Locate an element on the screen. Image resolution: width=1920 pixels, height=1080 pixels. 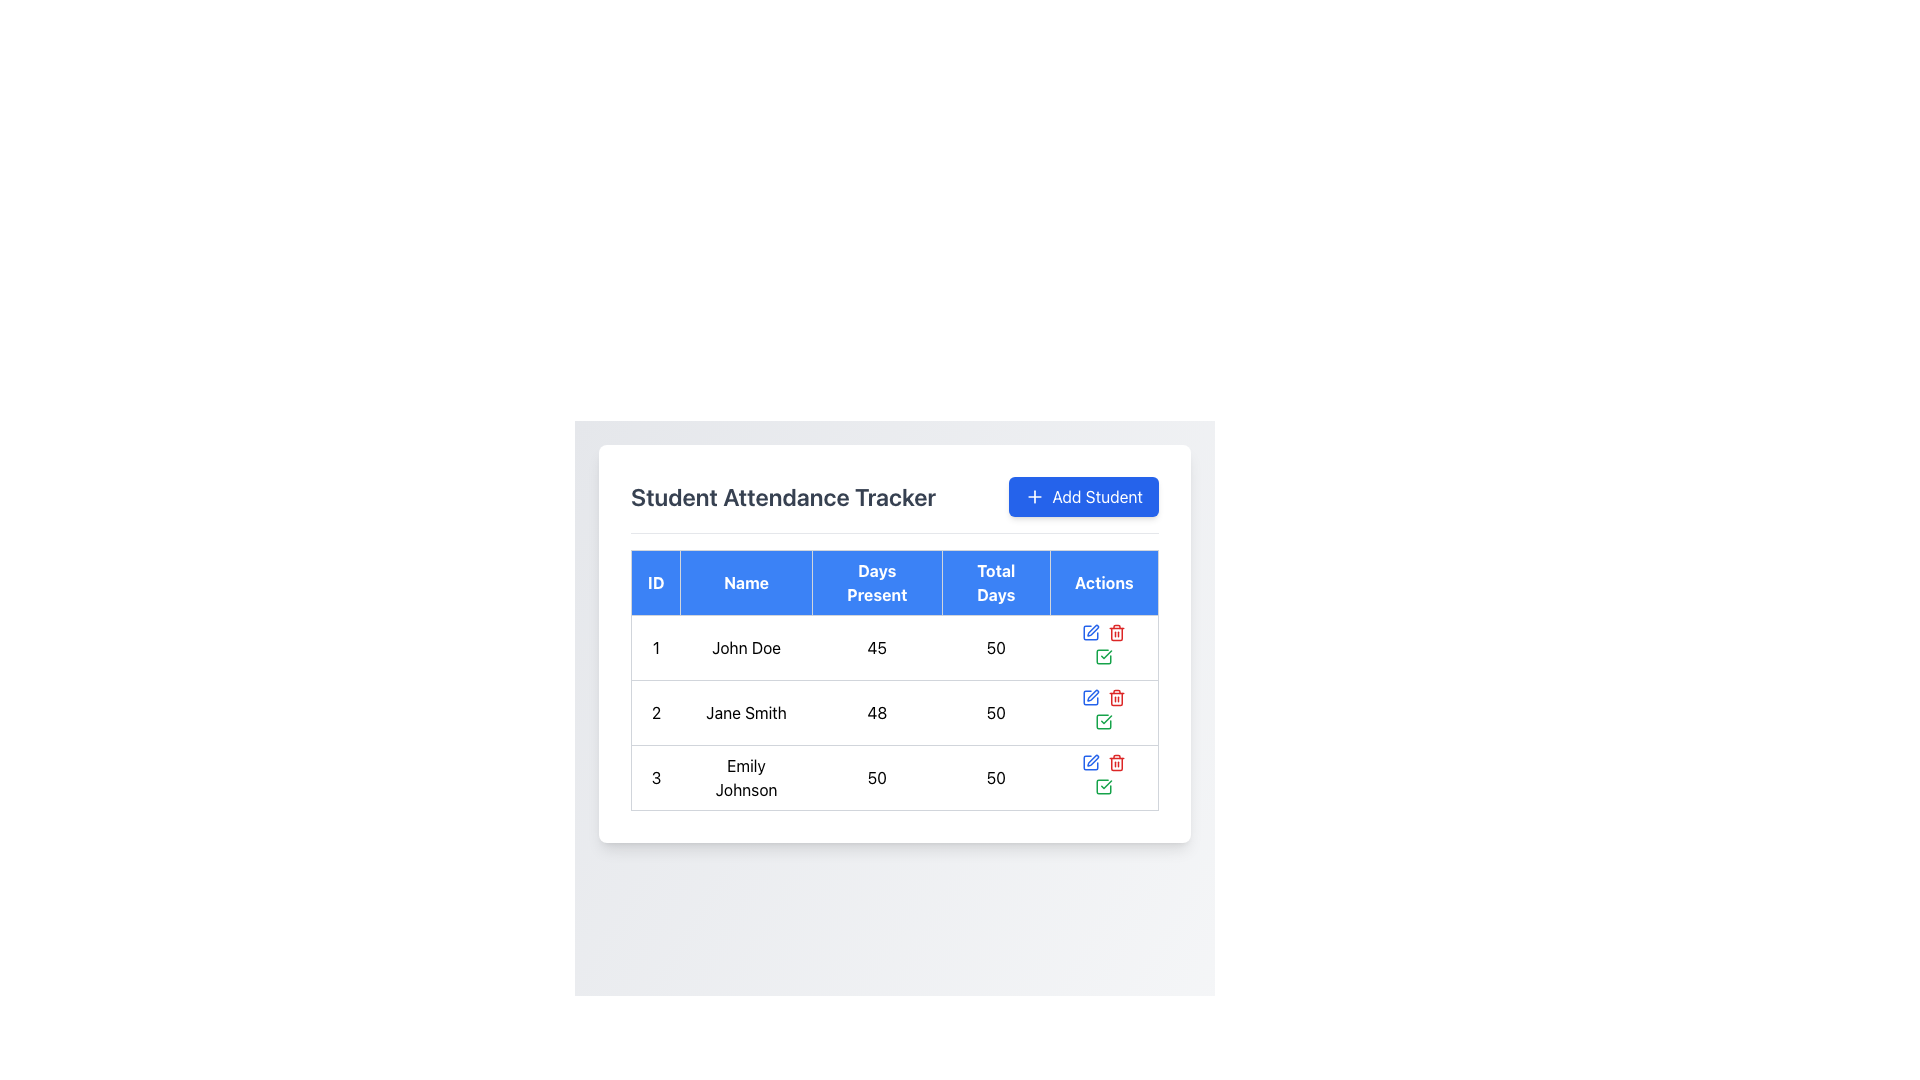
the 'Add Student' button with a blue background and white text in the 'Student Attendance Tracker' section to interact via keyboard is located at coordinates (1082, 496).